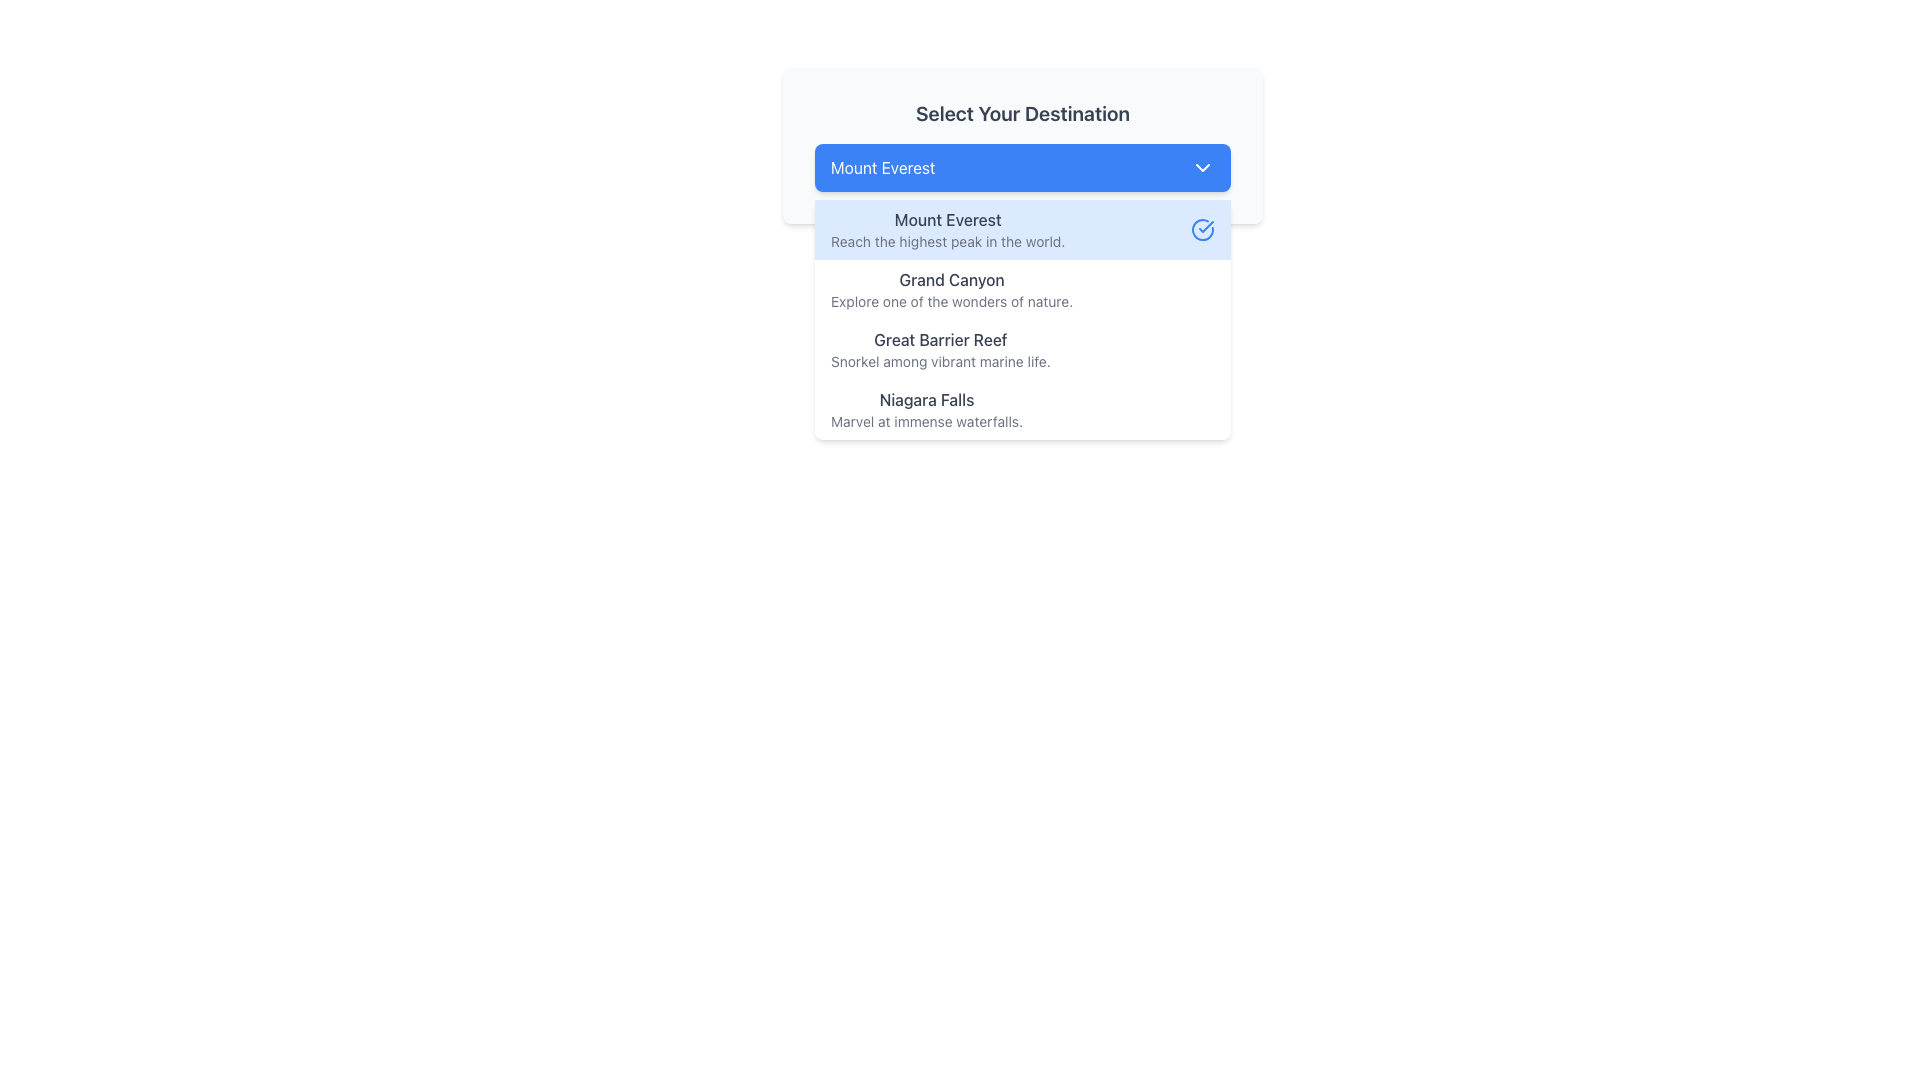  What do you see at coordinates (925, 408) in the screenshot?
I see `the text label displaying the travel destination name, which is the fourth entry in the dropdown menu` at bounding box center [925, 408].